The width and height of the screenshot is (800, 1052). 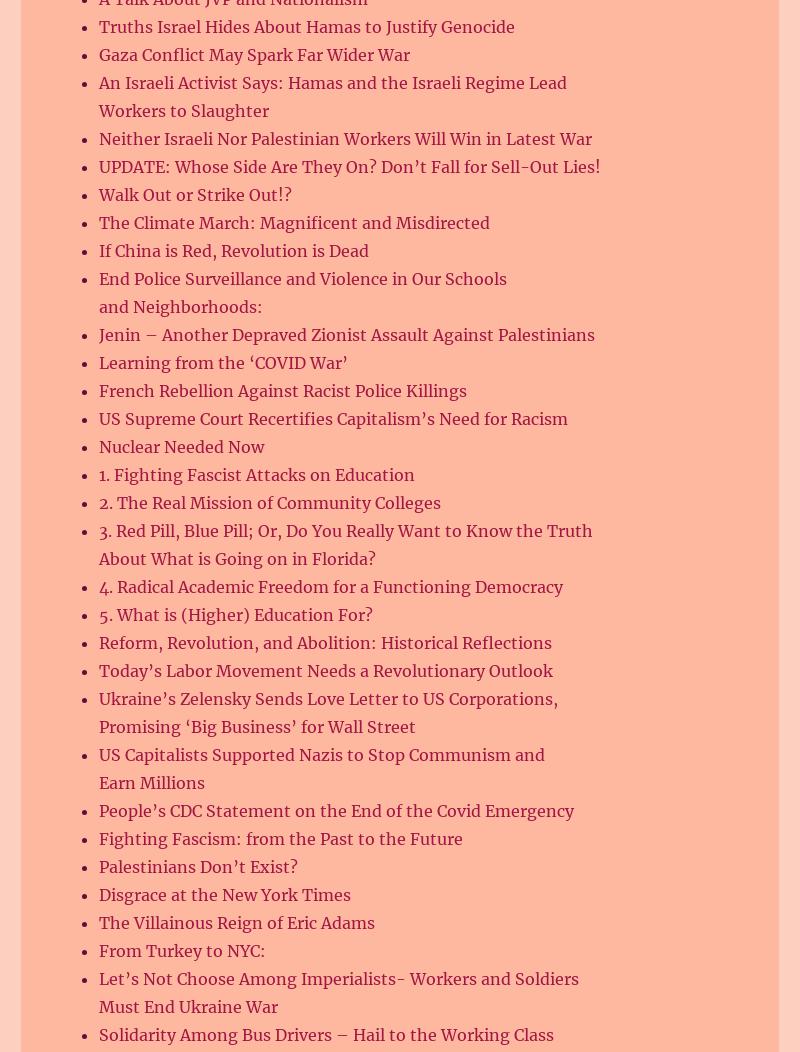 I want to click on 'Reform, Revolution, and Abolition: Historical Reflections', so click(x=98, y=642).